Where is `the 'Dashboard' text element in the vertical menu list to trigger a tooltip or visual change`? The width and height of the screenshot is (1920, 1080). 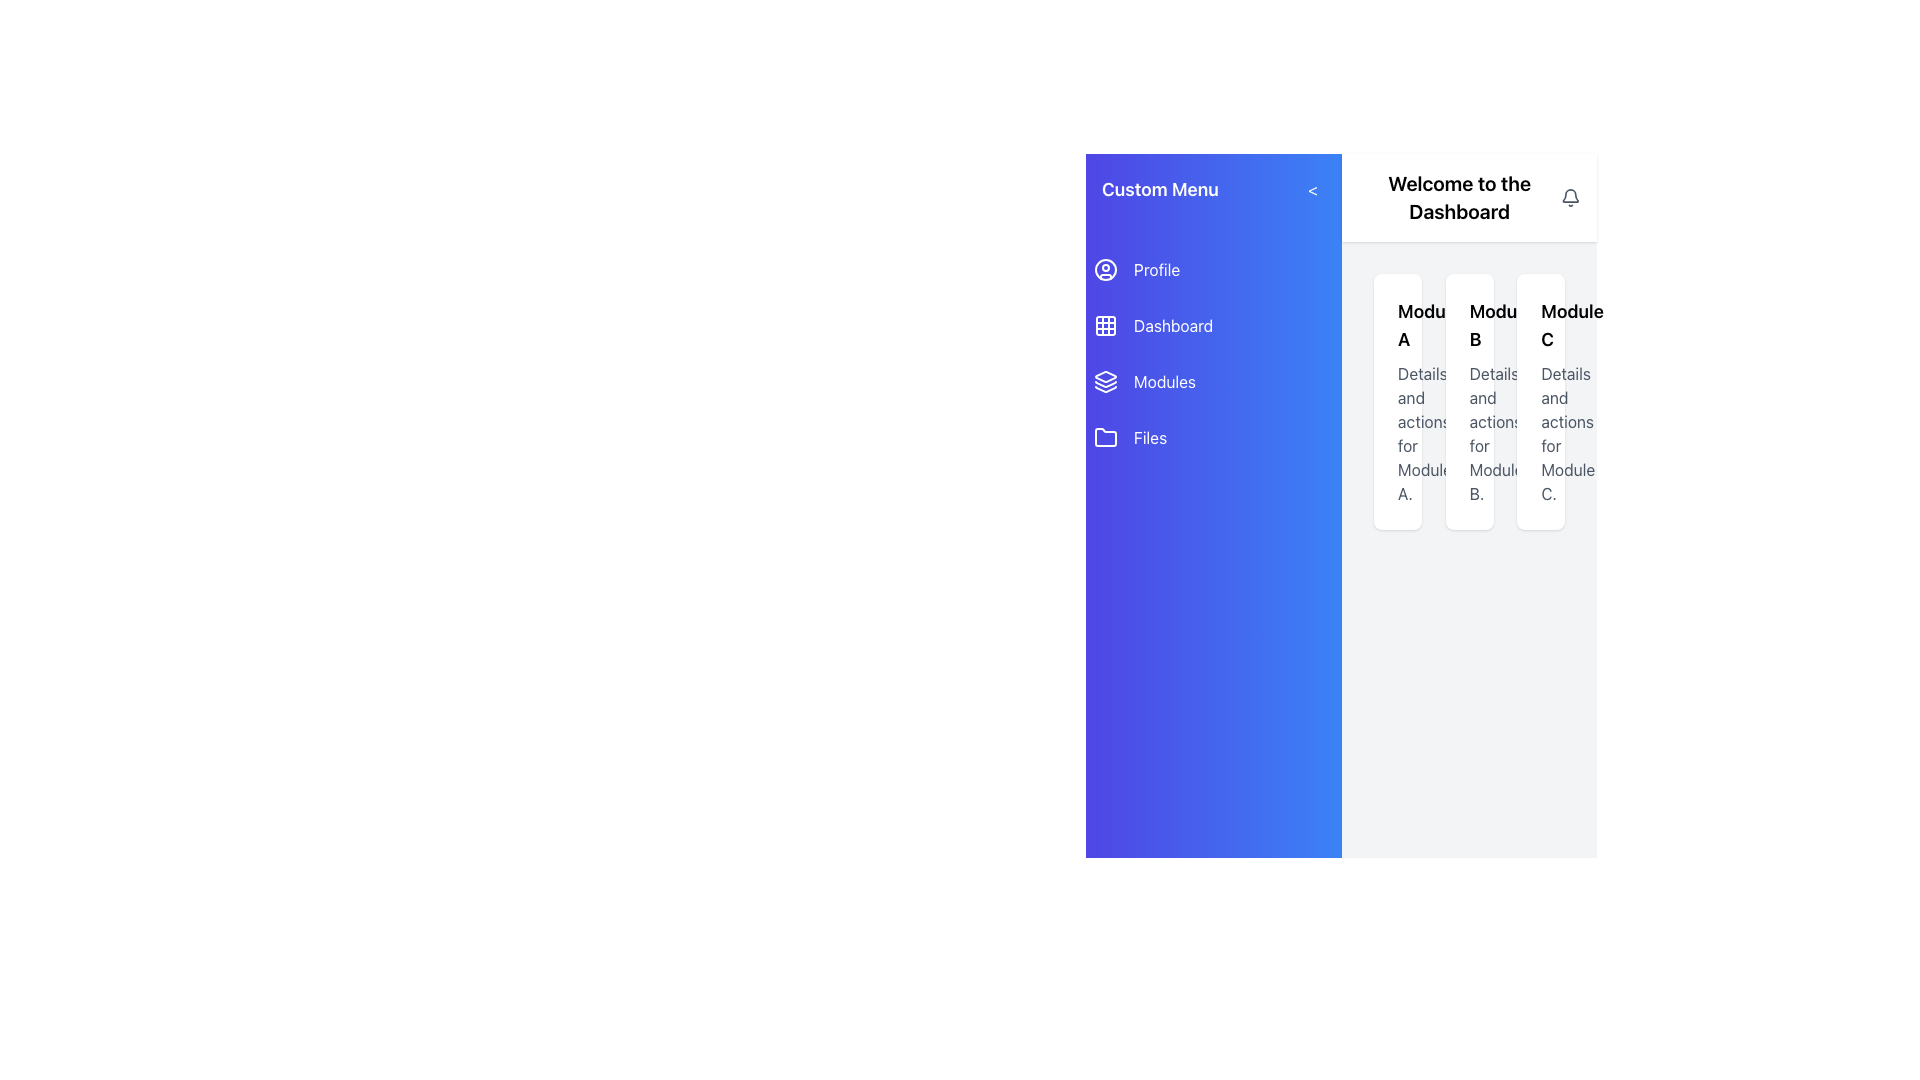 the 'Dashboard' text element in the vertical menu list to trigger a tooltip or visual change is located at coordinates (1173, 325).